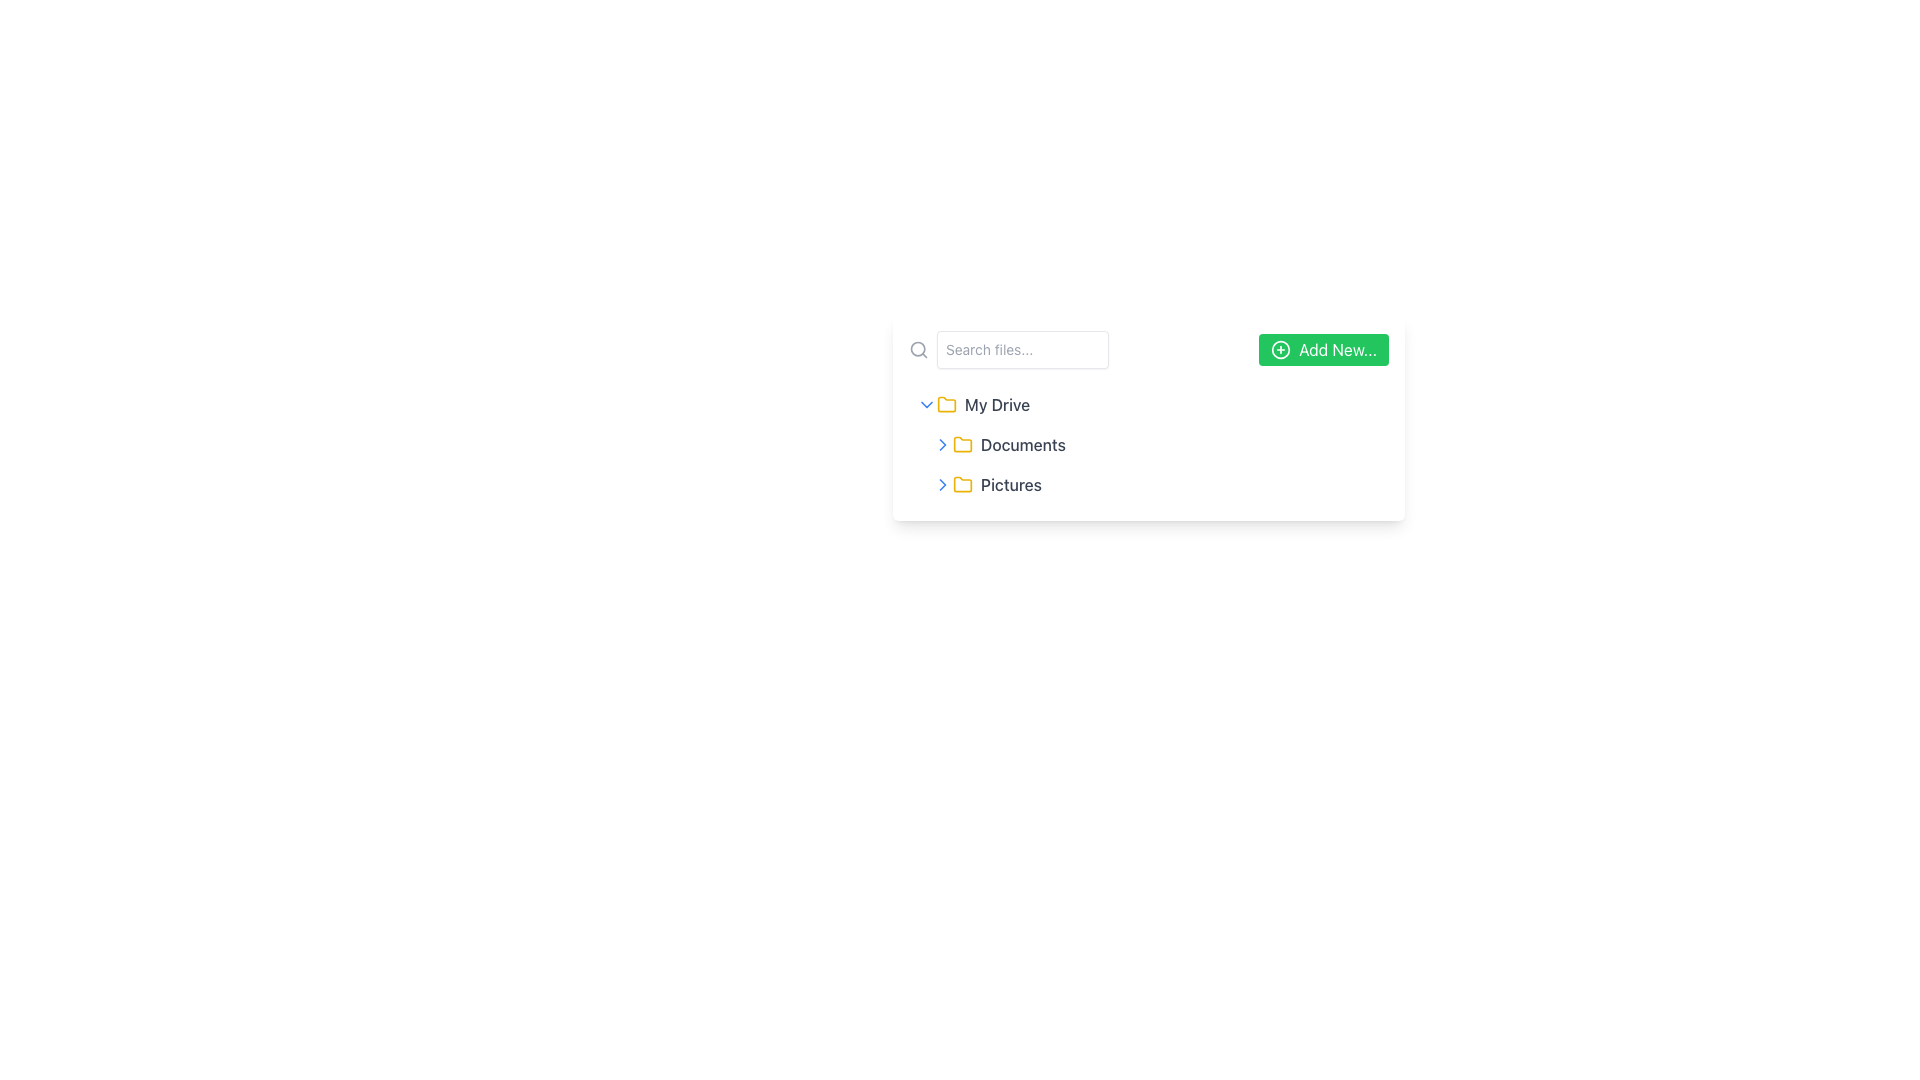 This screenshot has width=1920, height=1080. I want to click on the 'Pictures' folder entry in the navigation list, so click(1156, 485).